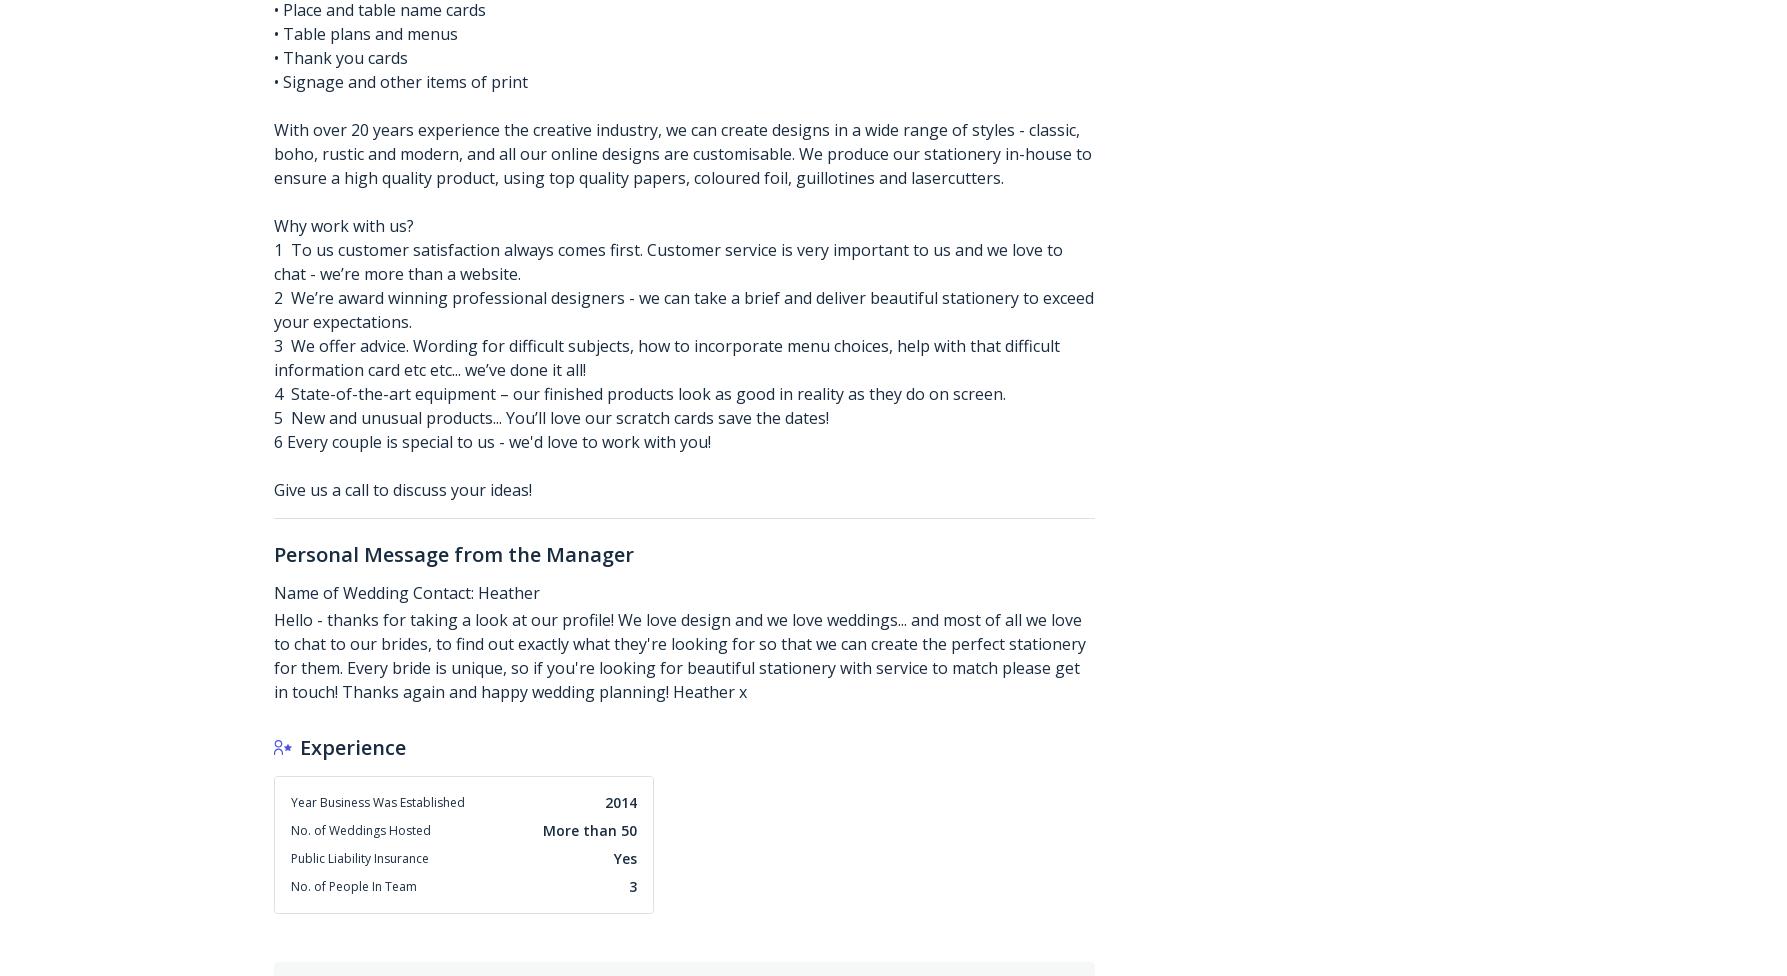  I want to click on '2014', so click(619, 801).